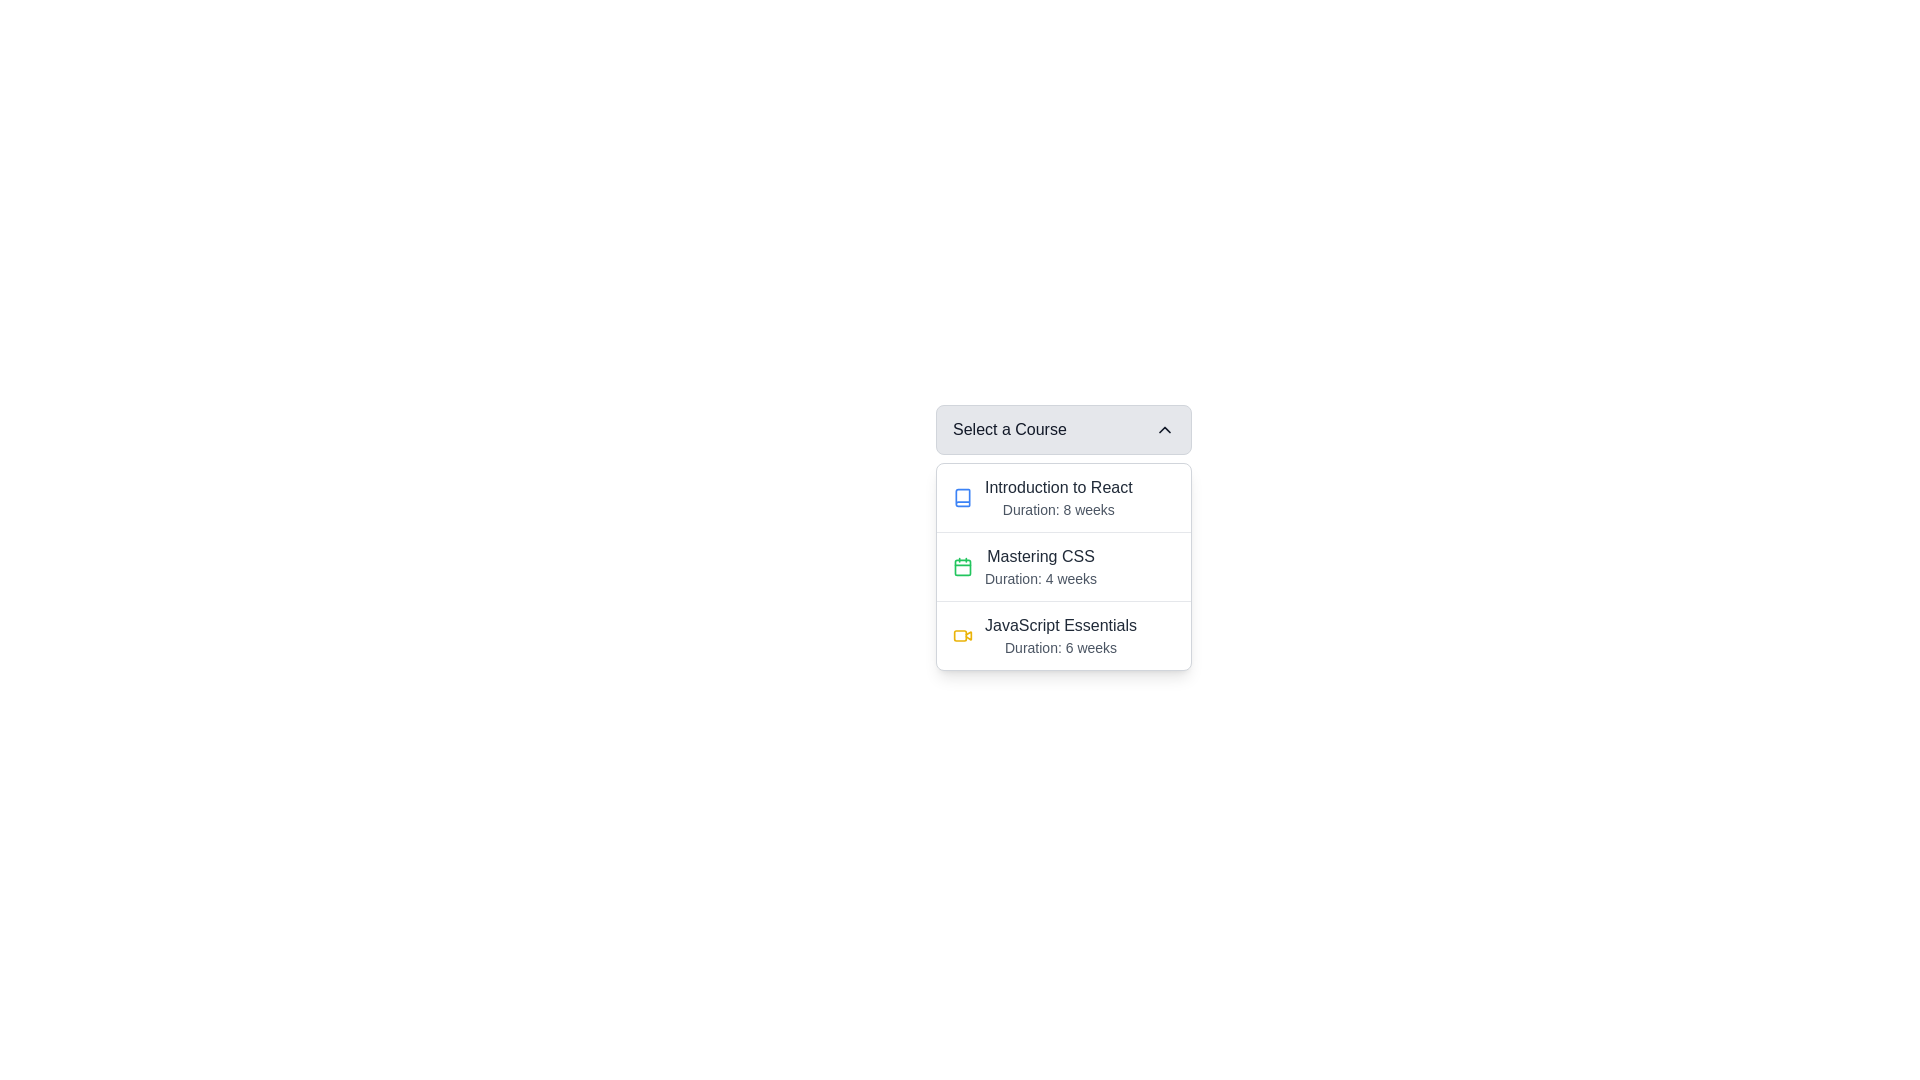  I want to click on the 'Mastering CSS' course option in the dropdown list under the 'Select a Course' header, so click(1040, 567).